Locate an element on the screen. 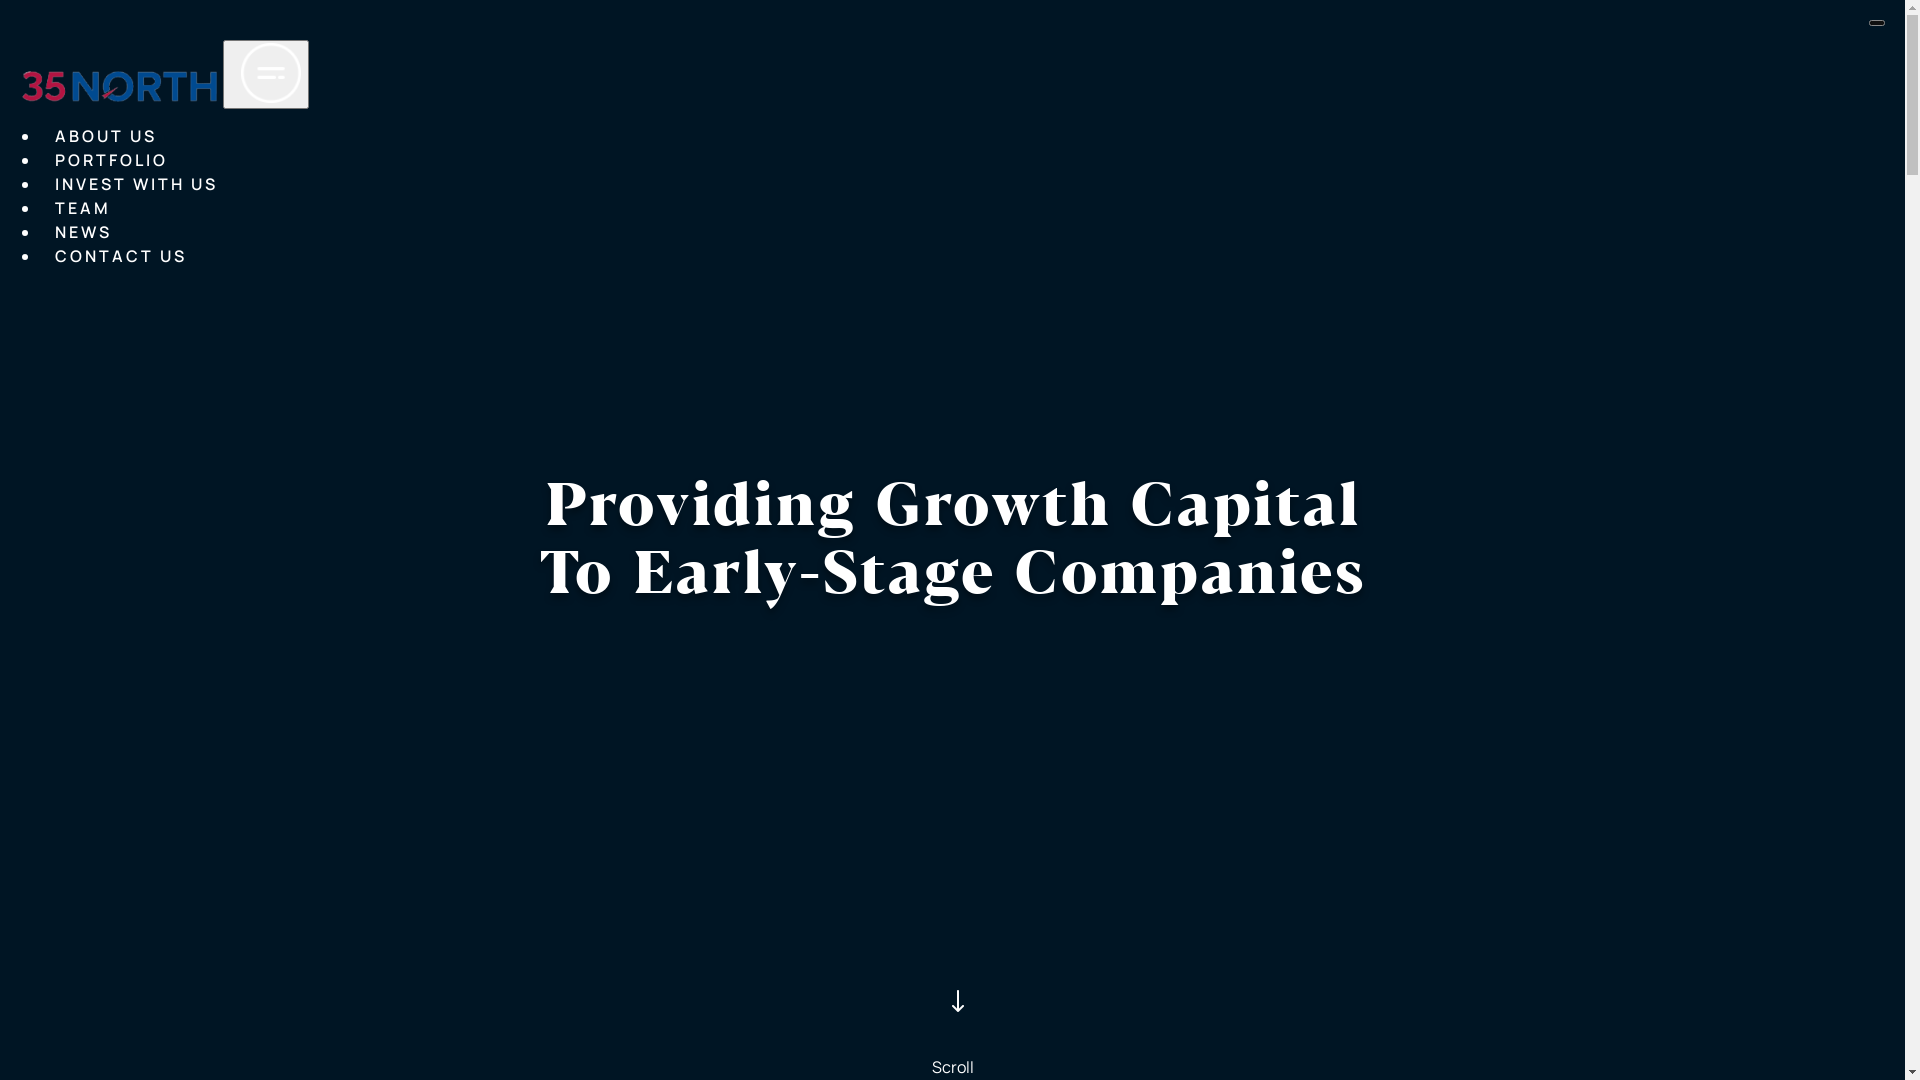  'NEWS' is located at coordinates (82, 231).